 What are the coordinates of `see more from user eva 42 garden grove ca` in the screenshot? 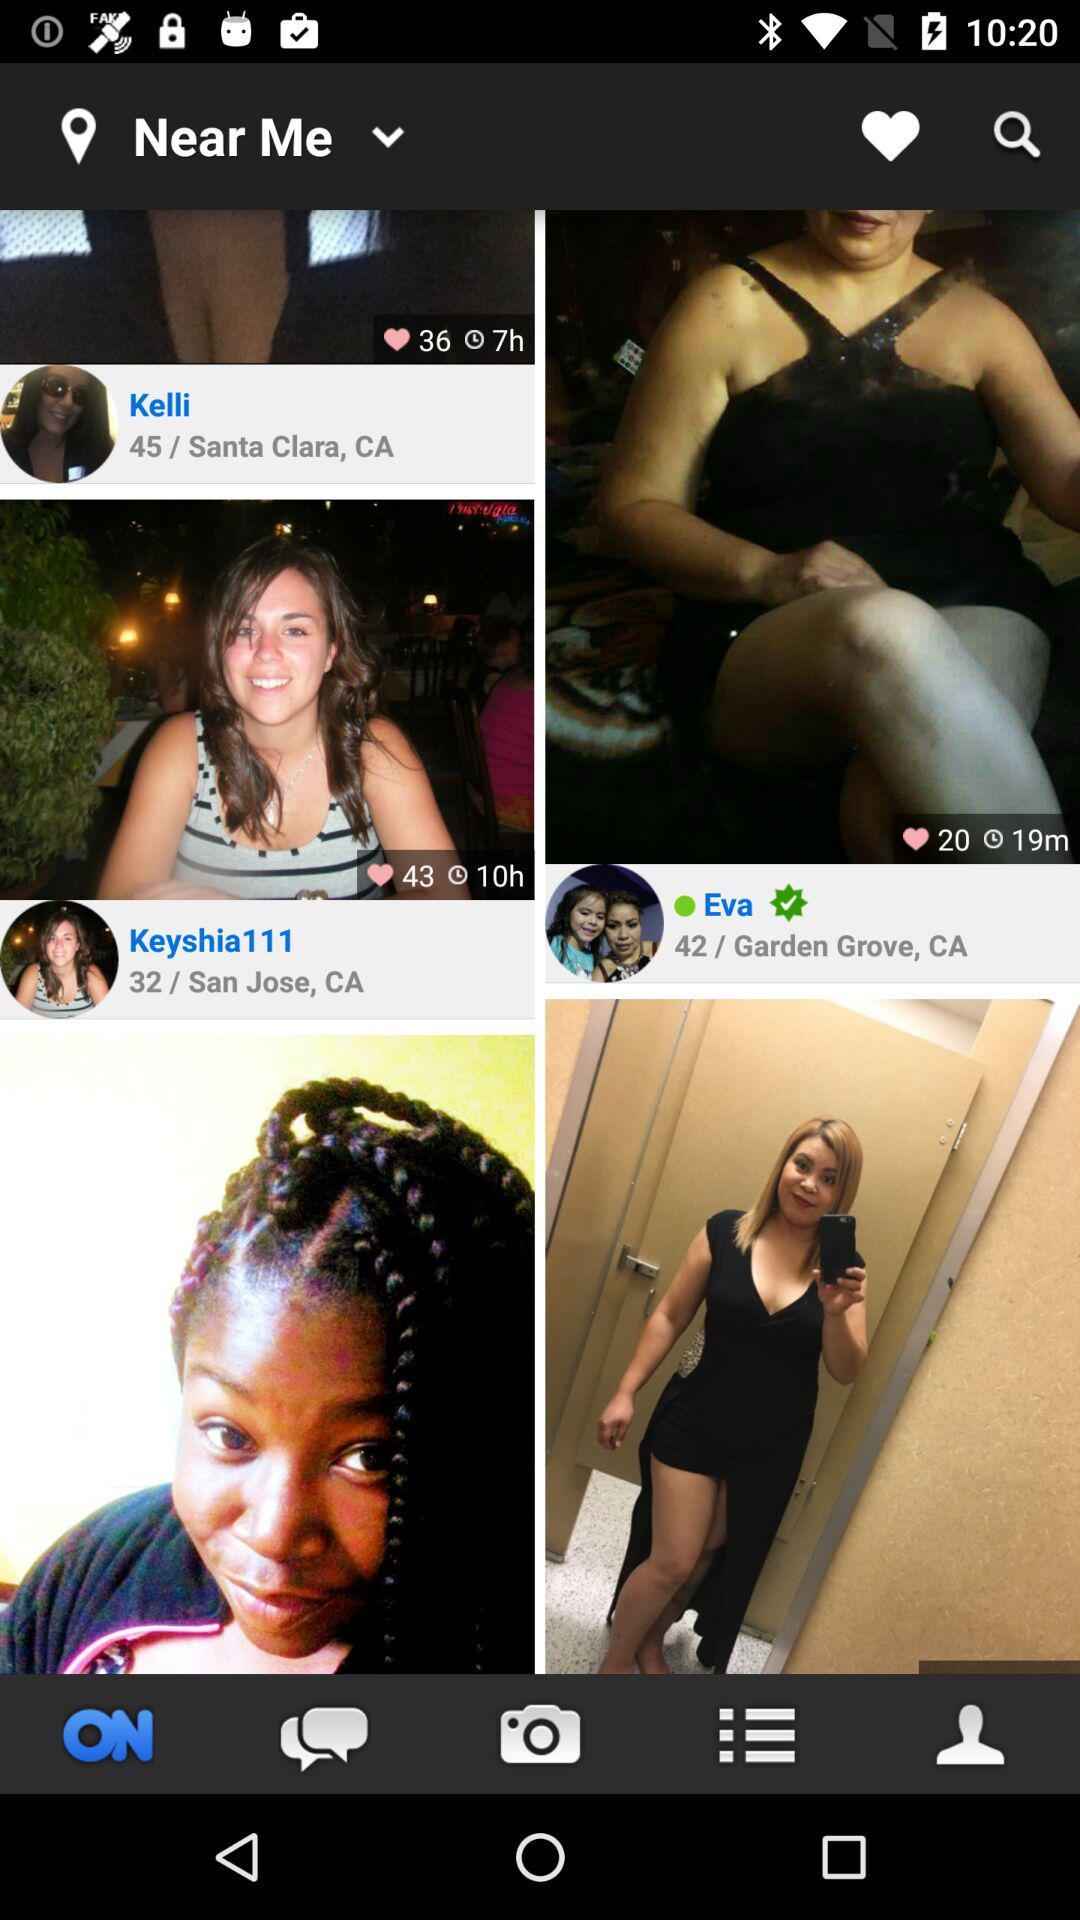 It's located at (812, 1336).